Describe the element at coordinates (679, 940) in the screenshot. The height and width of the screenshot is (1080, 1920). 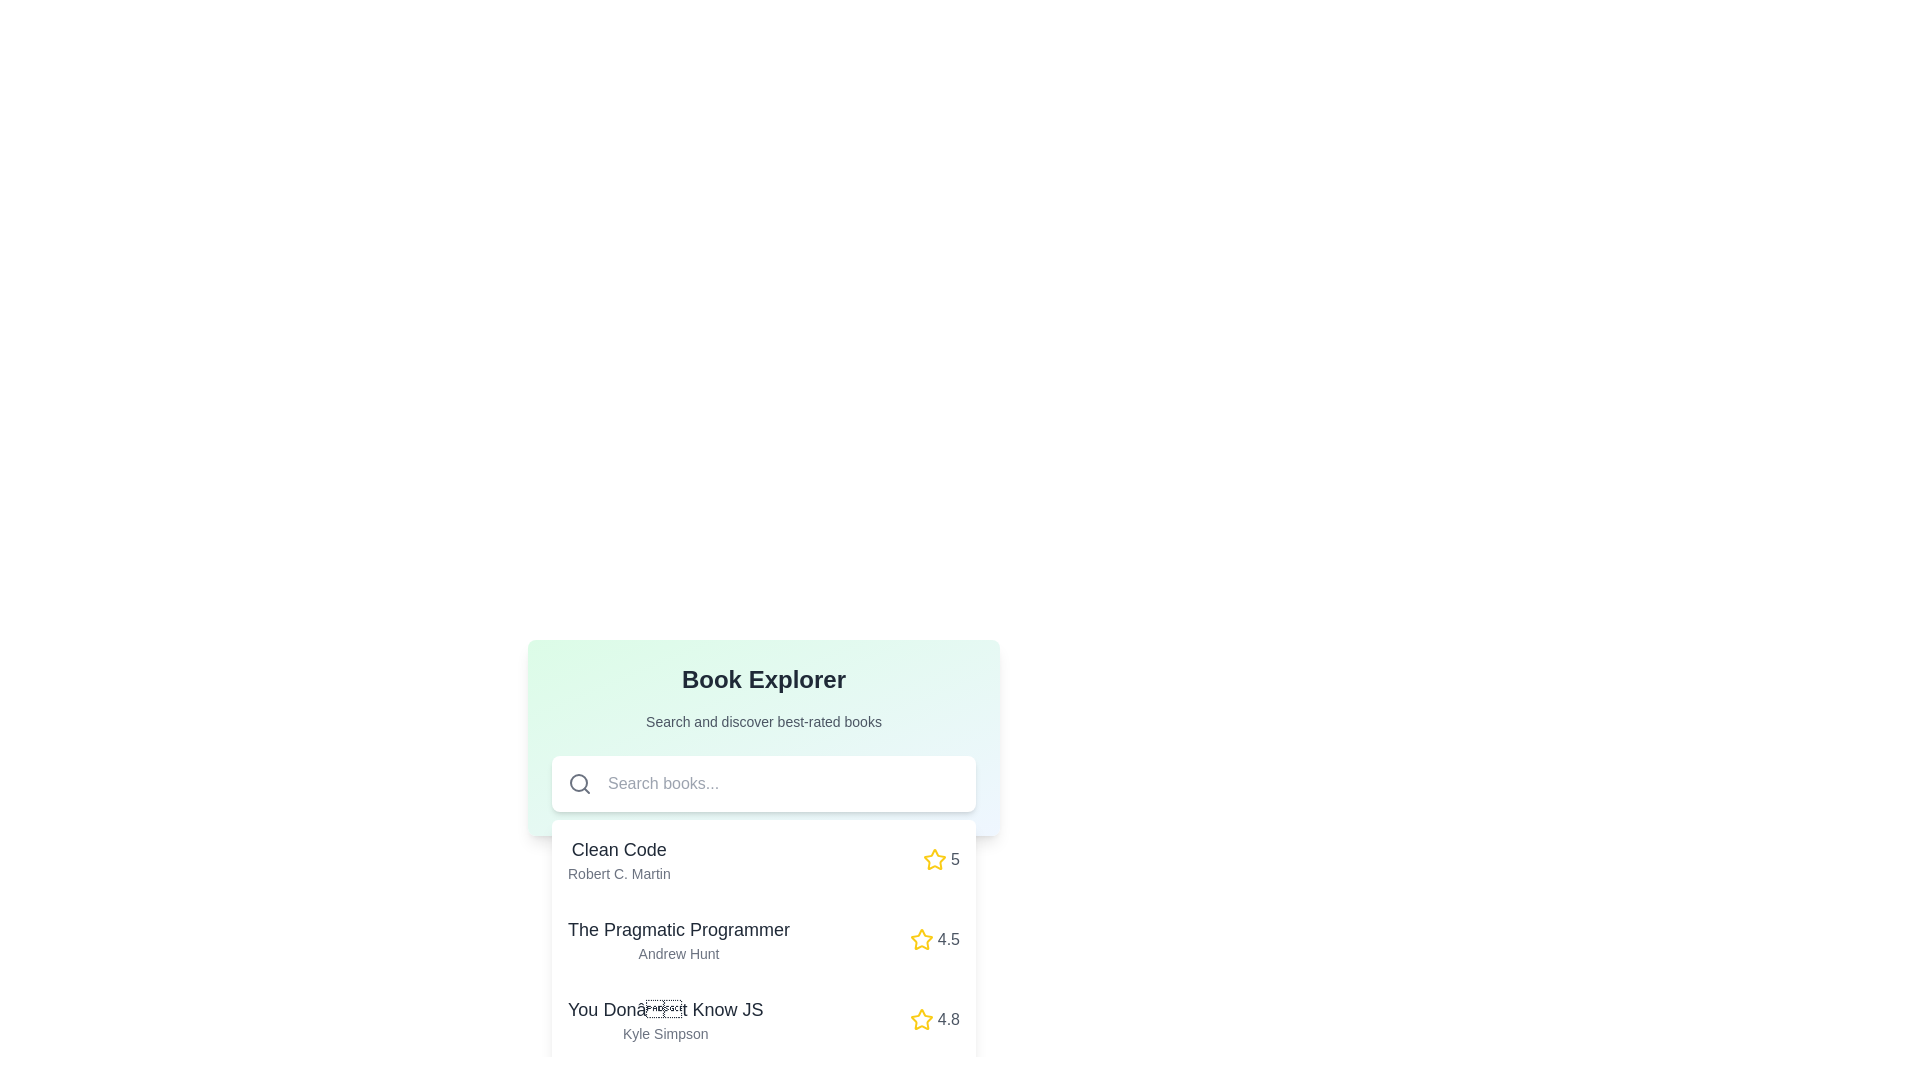
I see `the text label displaying book information, specifically the title and author, located in the 'Book Explorer' section, which is the second item in the list` at that location.